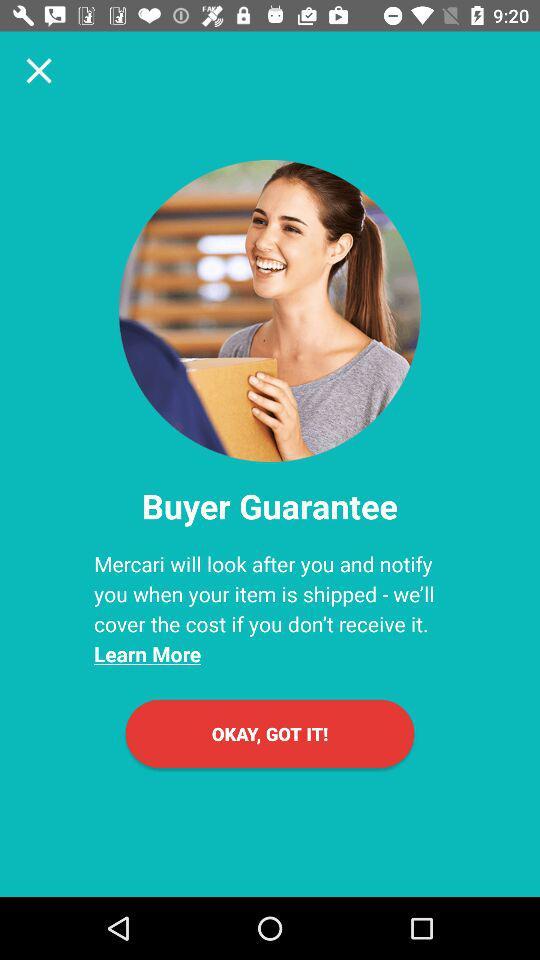 This screenshot has height=960, width=540. What do you see at coordinates (270, 732) in the screenshot?
I see `okay, got it!` at bounding box center [270, 732].